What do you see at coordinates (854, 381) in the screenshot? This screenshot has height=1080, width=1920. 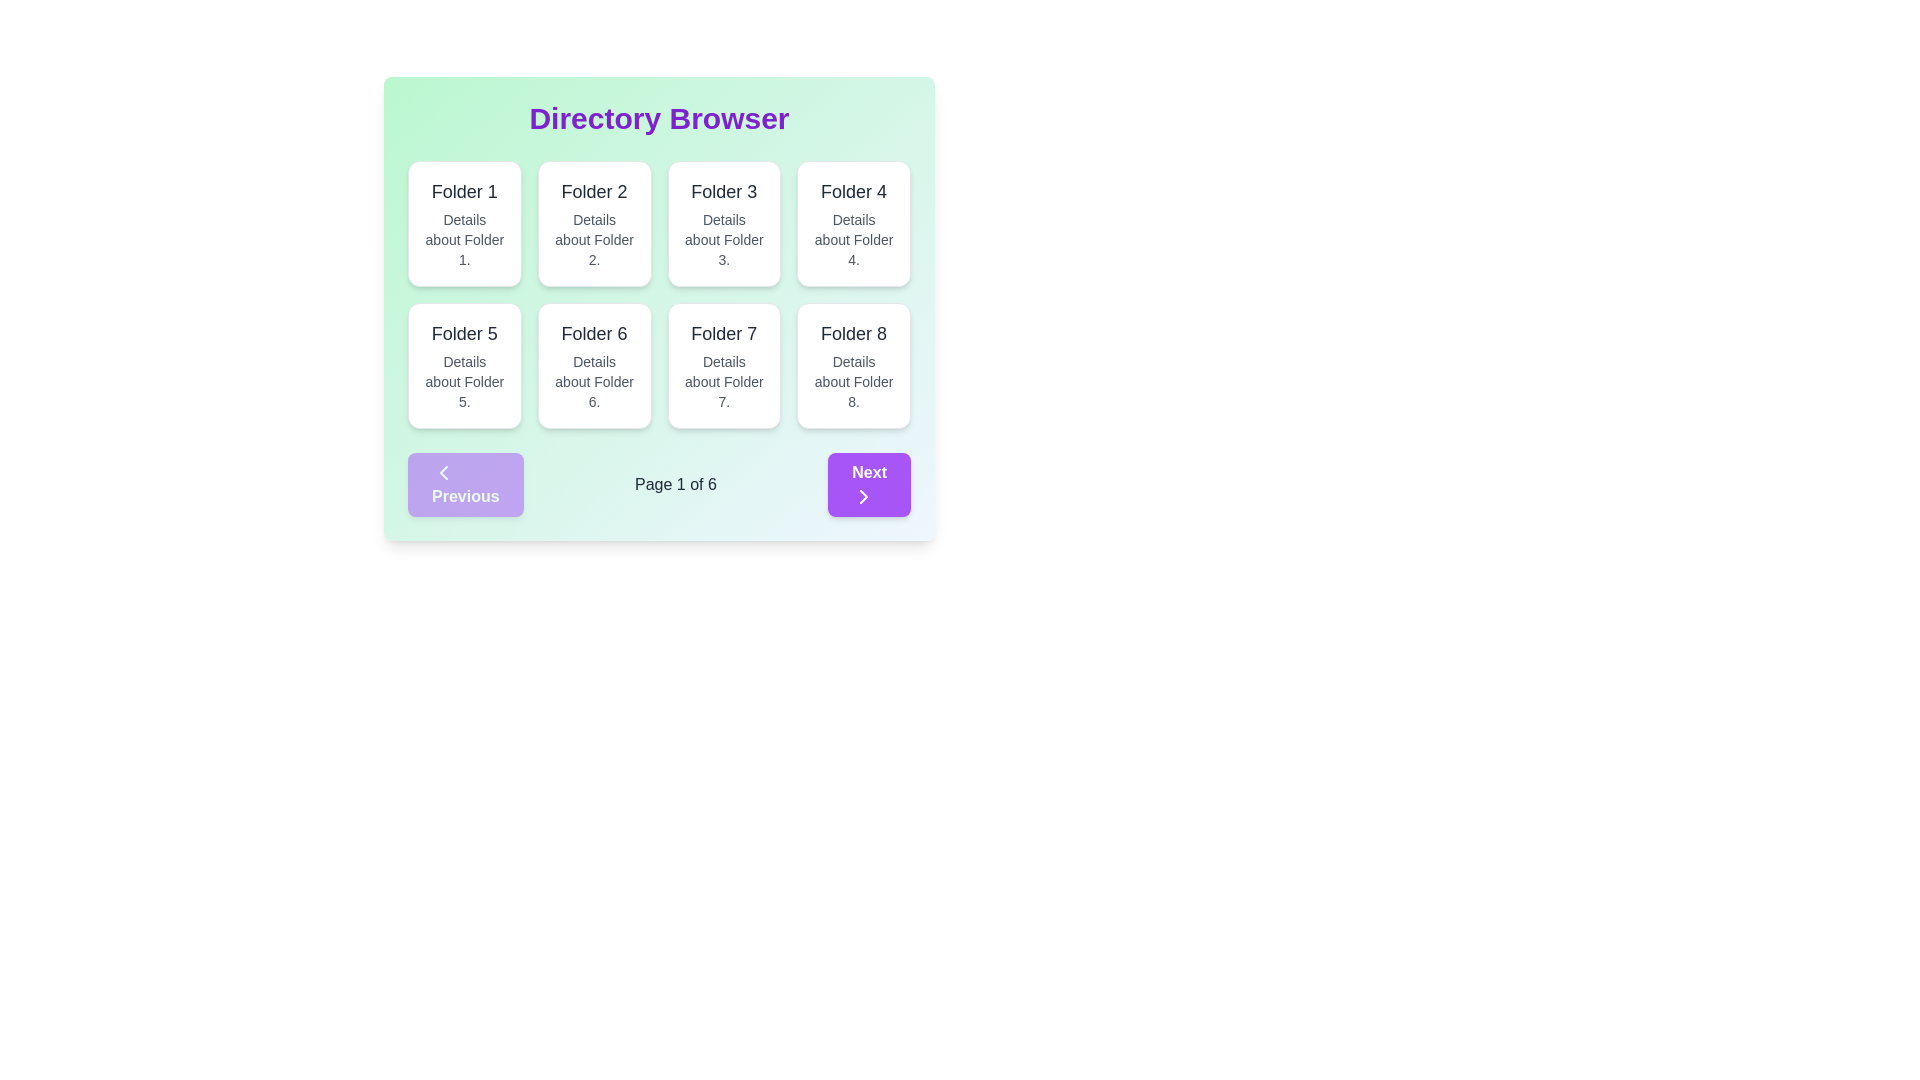 I see `the static text label providing information about 'Folder 8', located in the lower section of the eighth folder card` at bounding box center [854, 381].